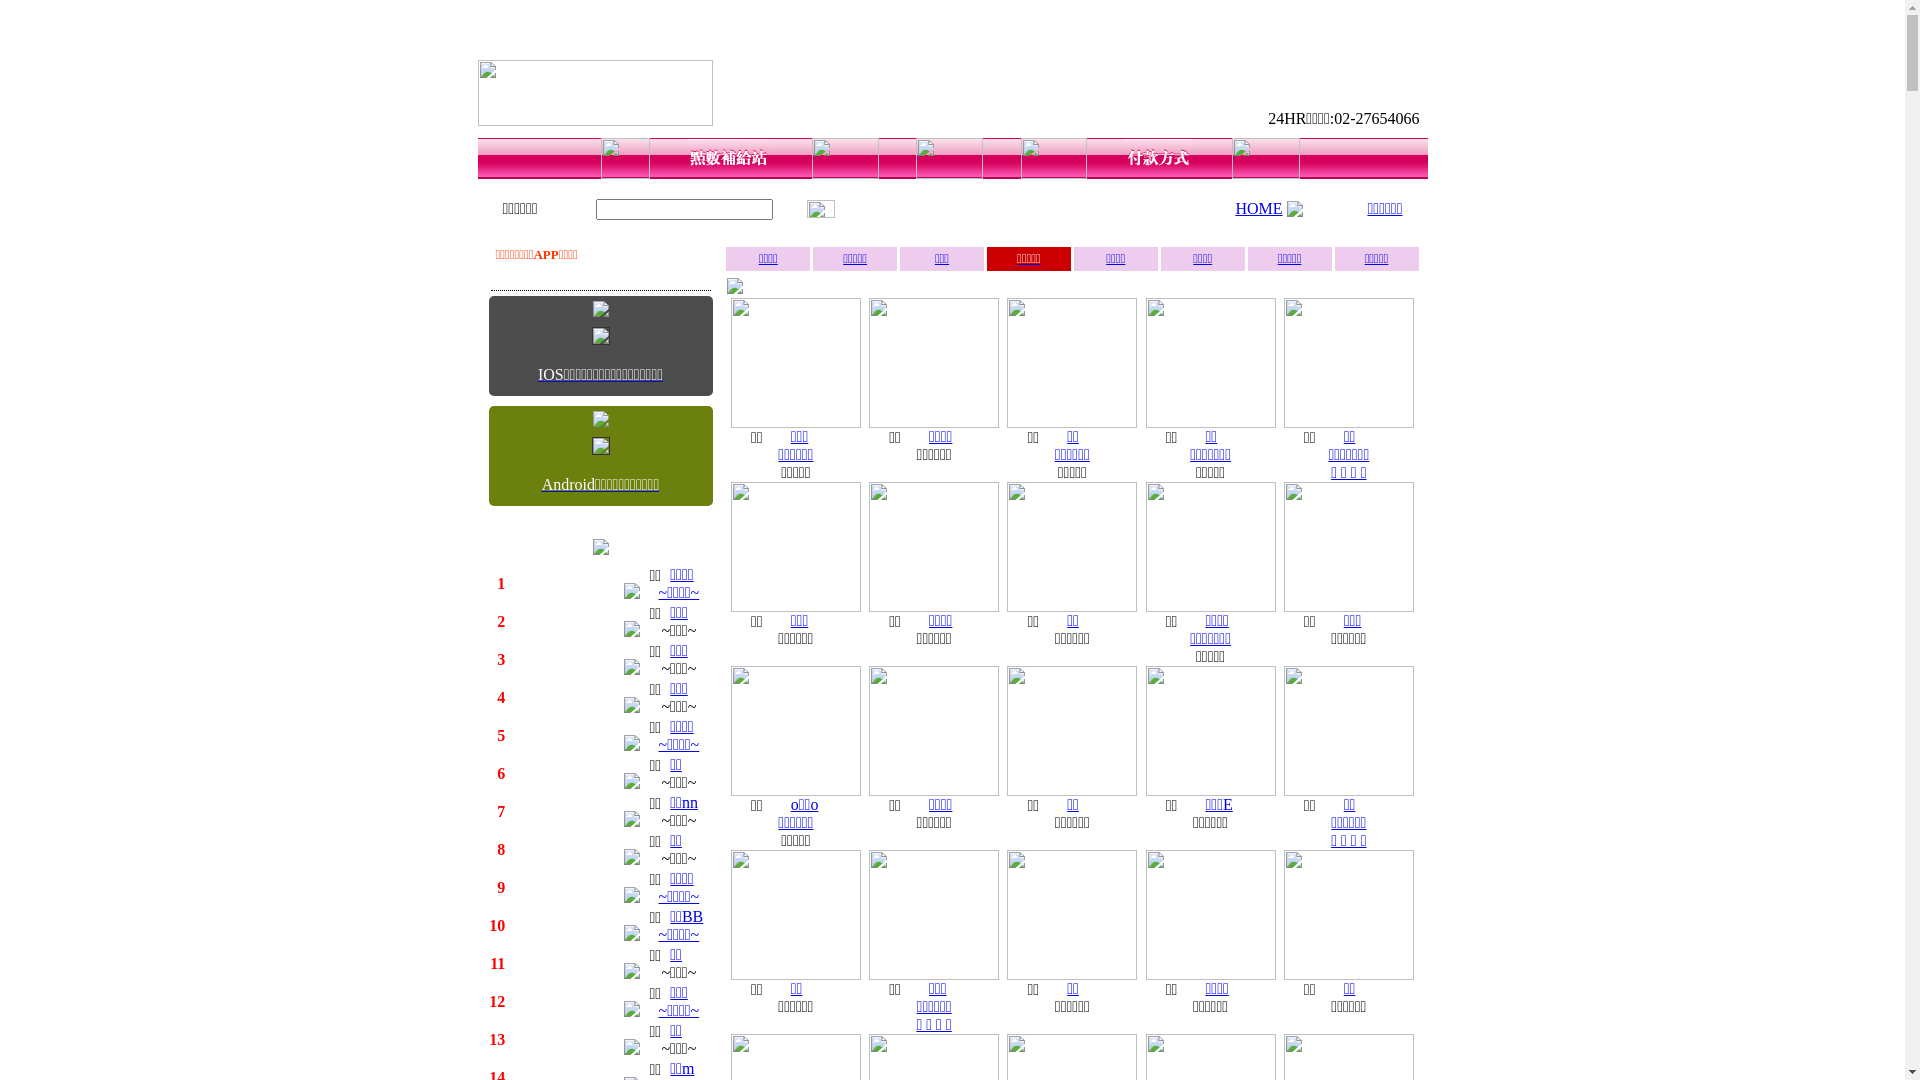  Describe the element at coordinates (1233, 208) in the screenshot. I see `'HOME'` at that location.